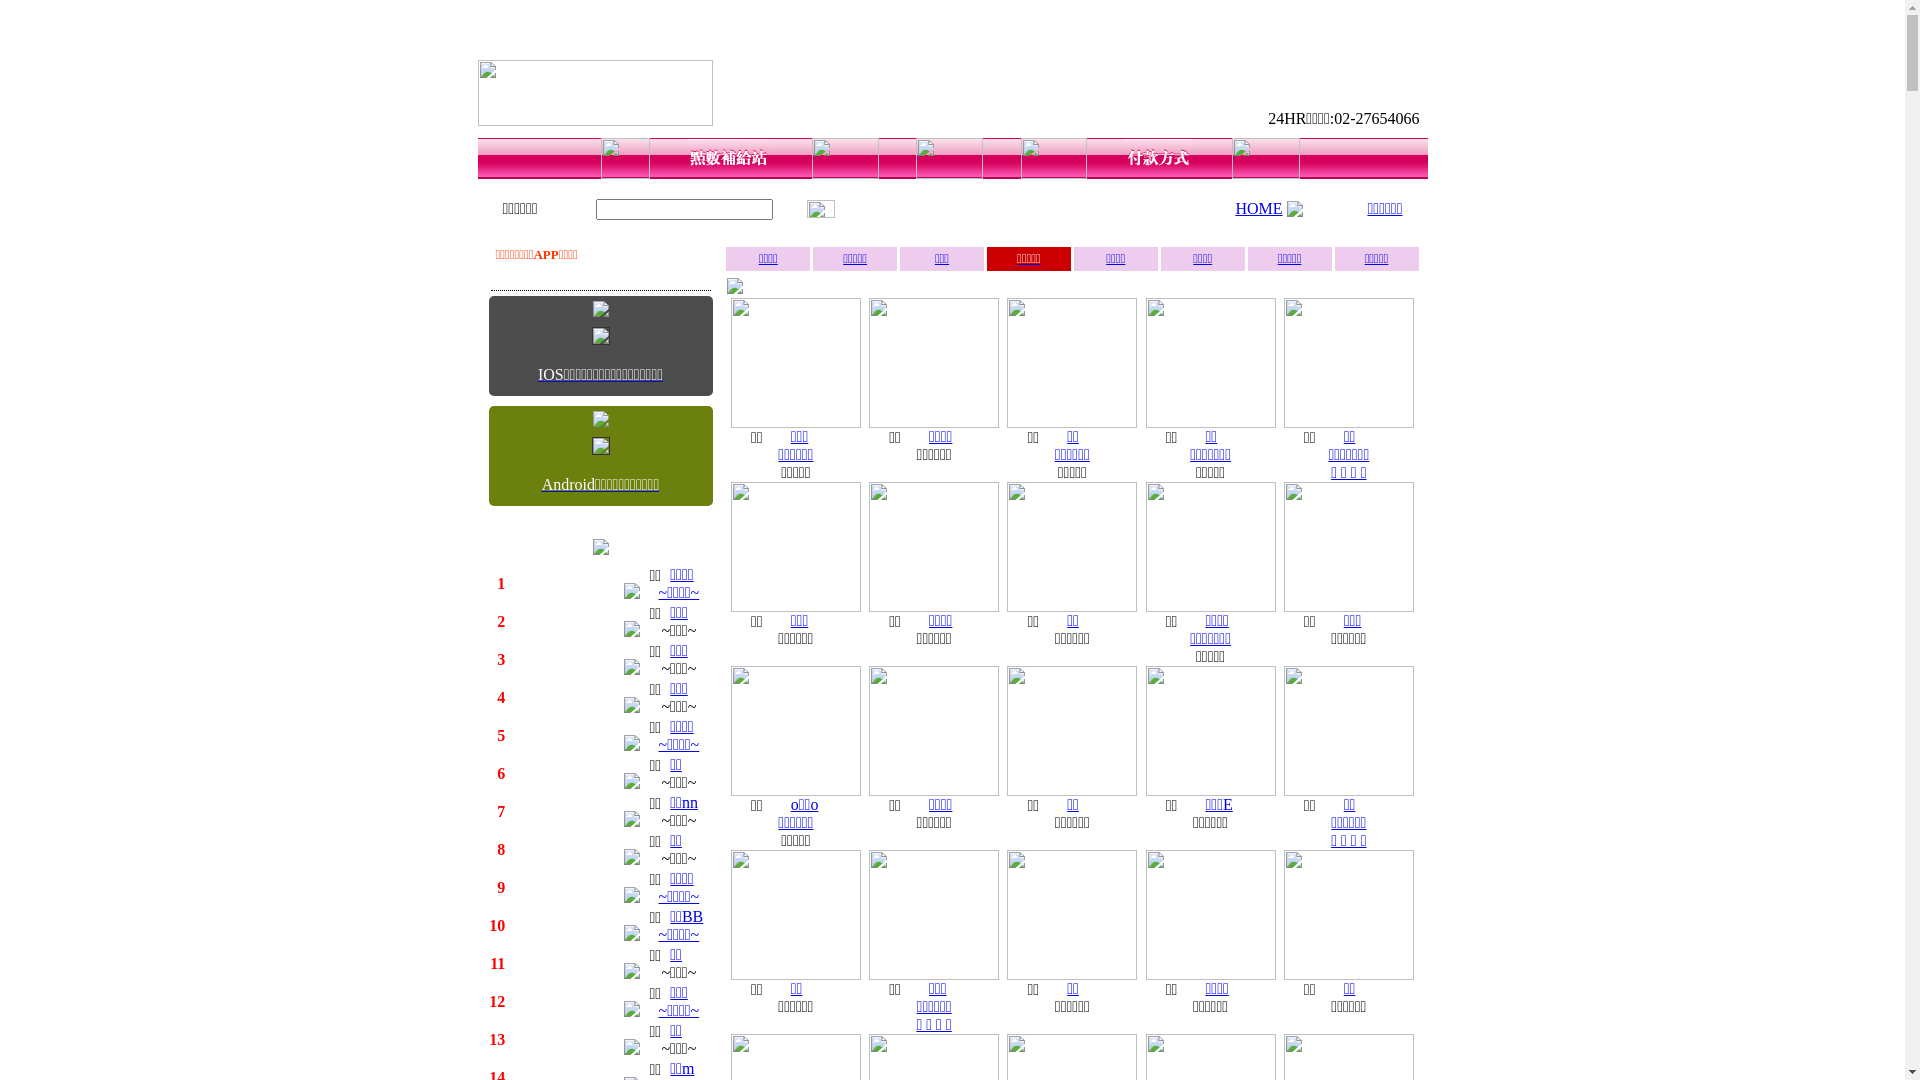  Describe the element at coordinates (1233, 208) in the screenshot. I see `'HOME'` at that location.